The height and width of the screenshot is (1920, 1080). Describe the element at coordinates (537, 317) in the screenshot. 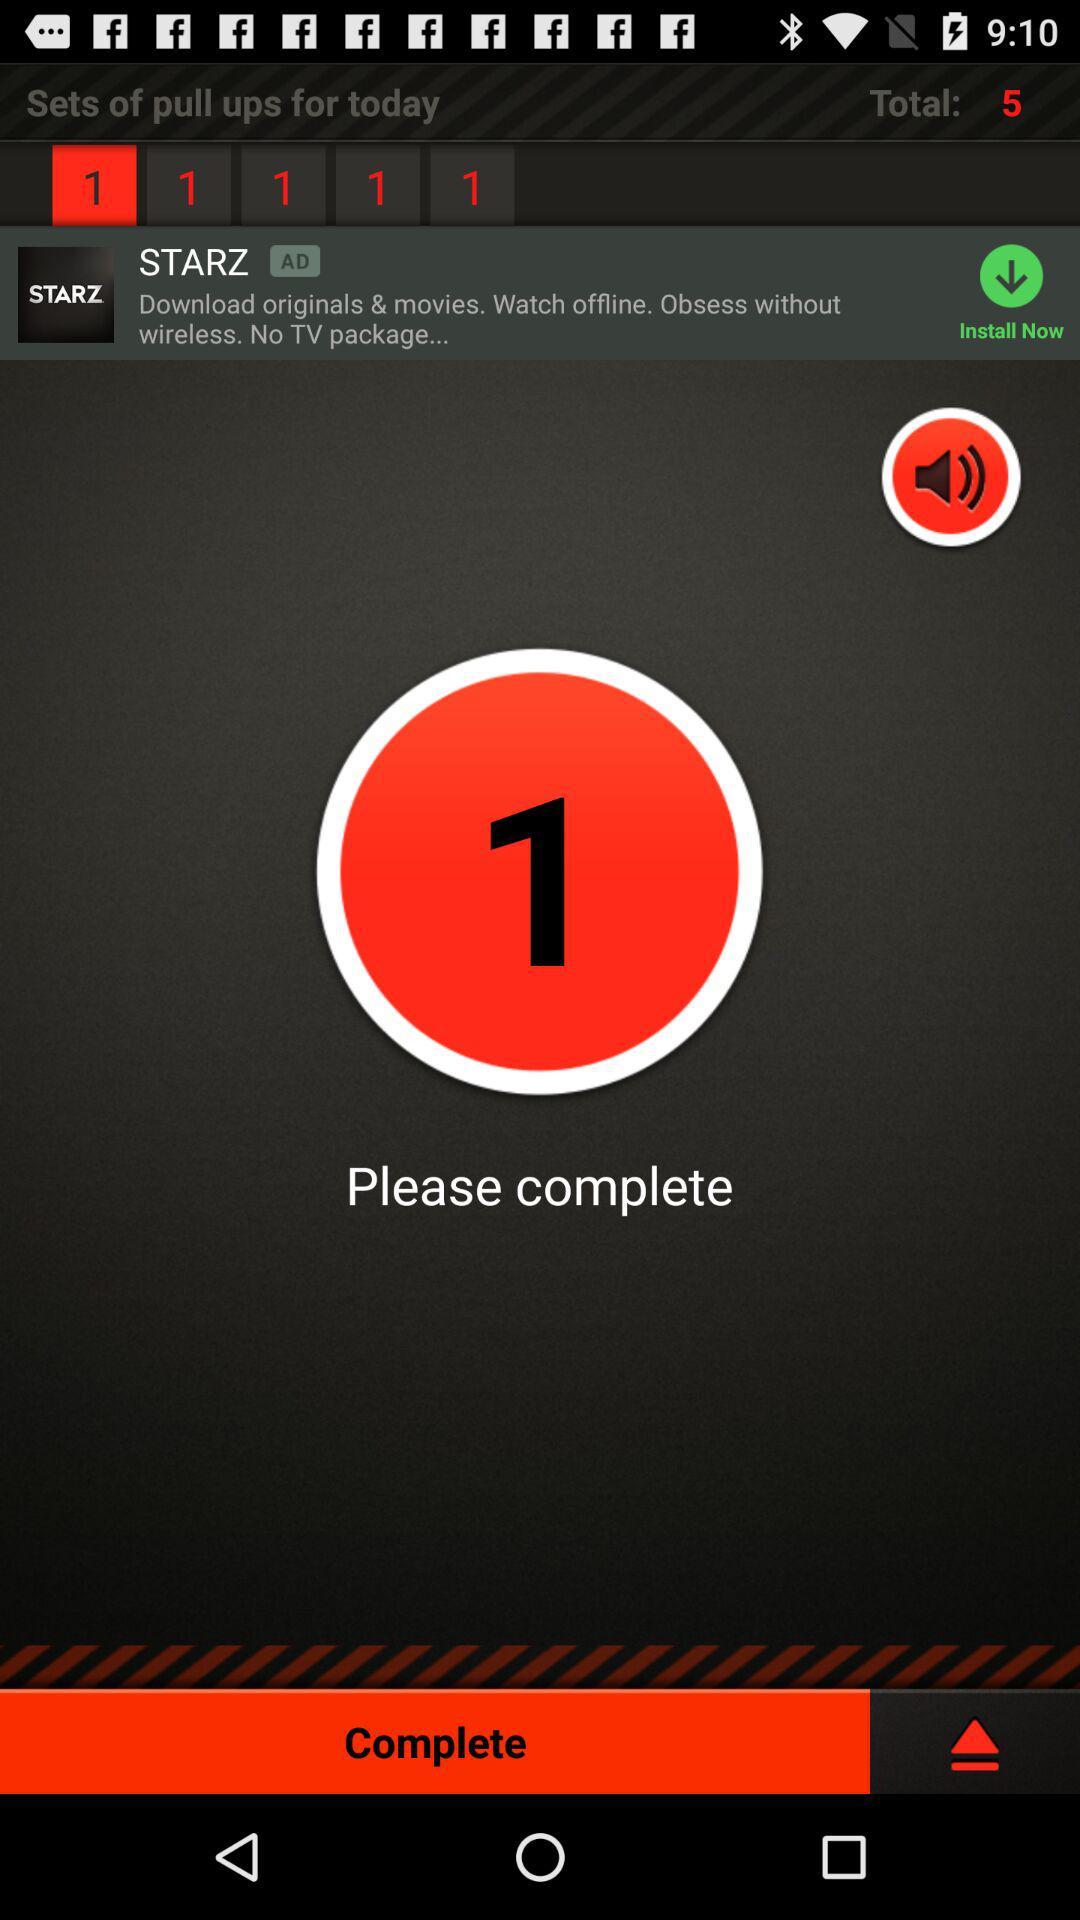

I see `the download originals movies icon` at that location.